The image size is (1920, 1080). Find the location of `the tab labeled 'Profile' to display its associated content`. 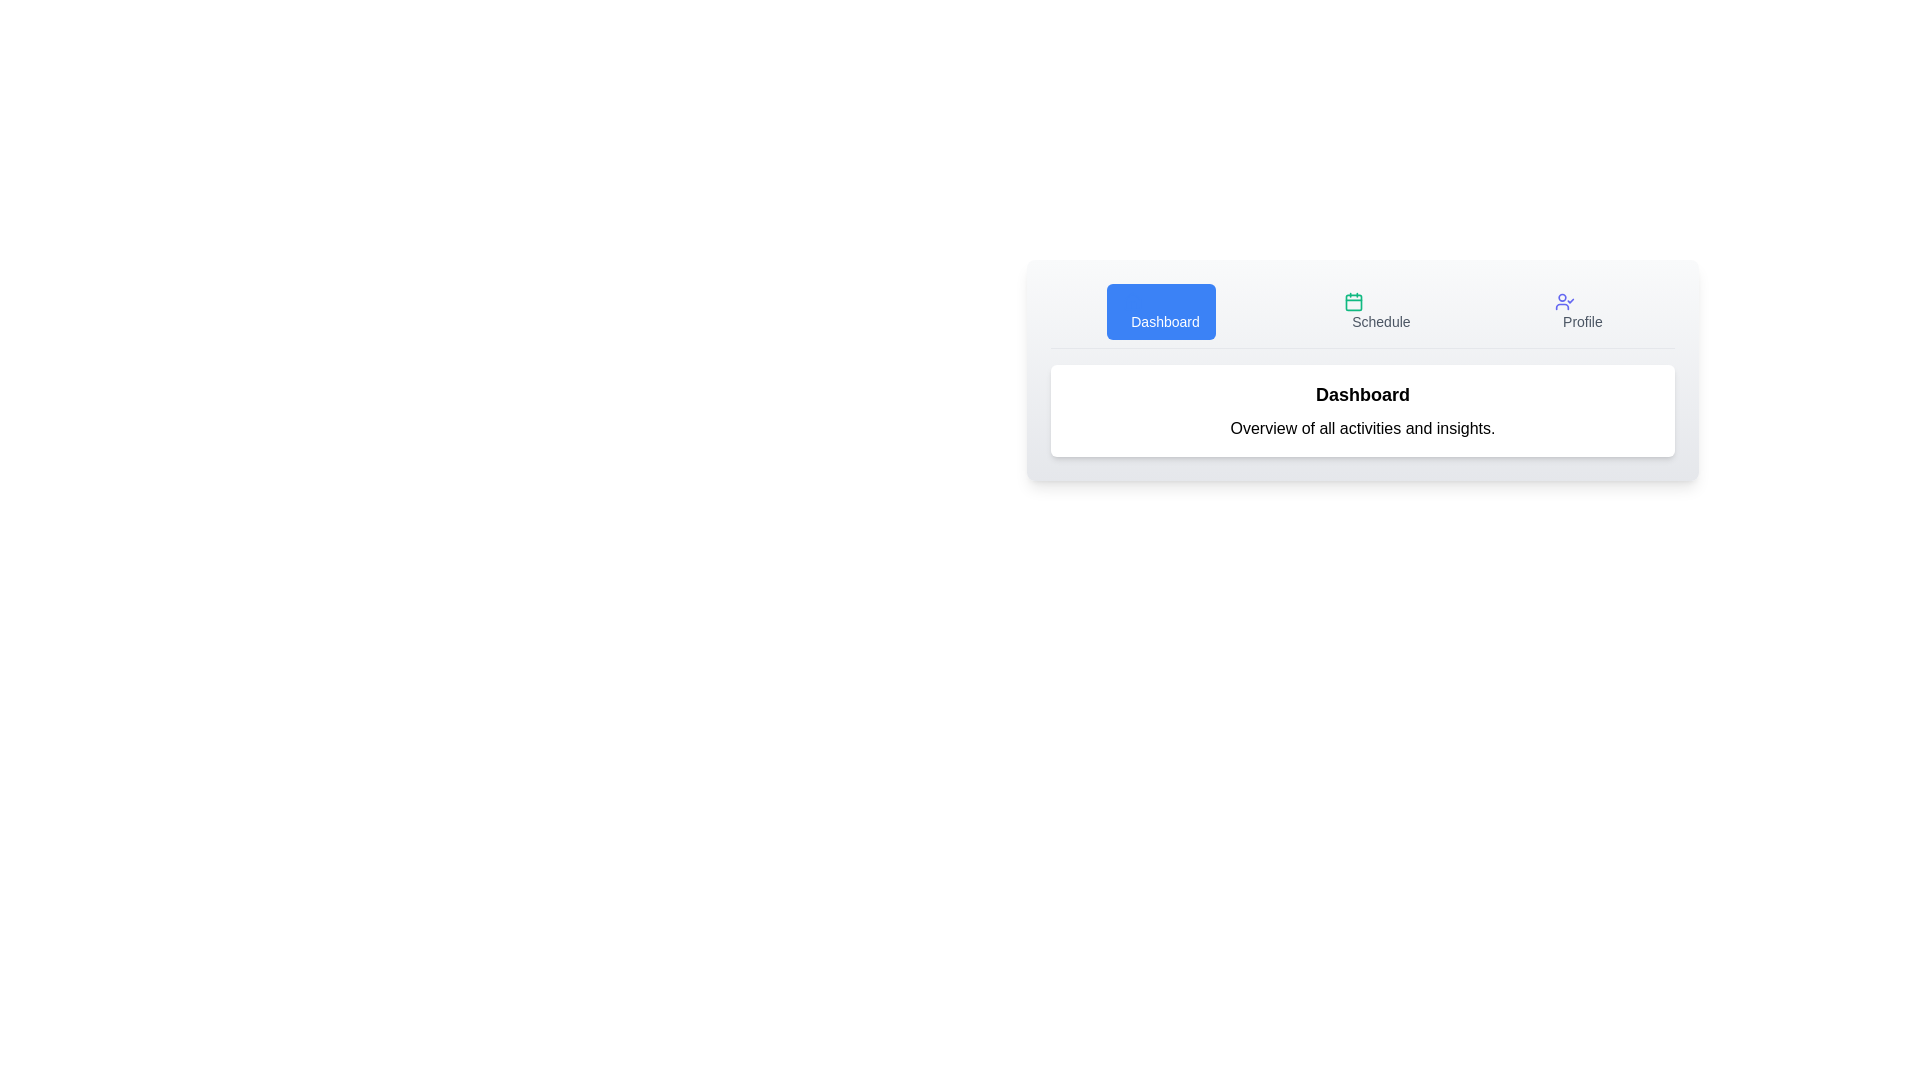

the tab labeled 'Profile' to display its associated content is located at coordinates (1577, 312).